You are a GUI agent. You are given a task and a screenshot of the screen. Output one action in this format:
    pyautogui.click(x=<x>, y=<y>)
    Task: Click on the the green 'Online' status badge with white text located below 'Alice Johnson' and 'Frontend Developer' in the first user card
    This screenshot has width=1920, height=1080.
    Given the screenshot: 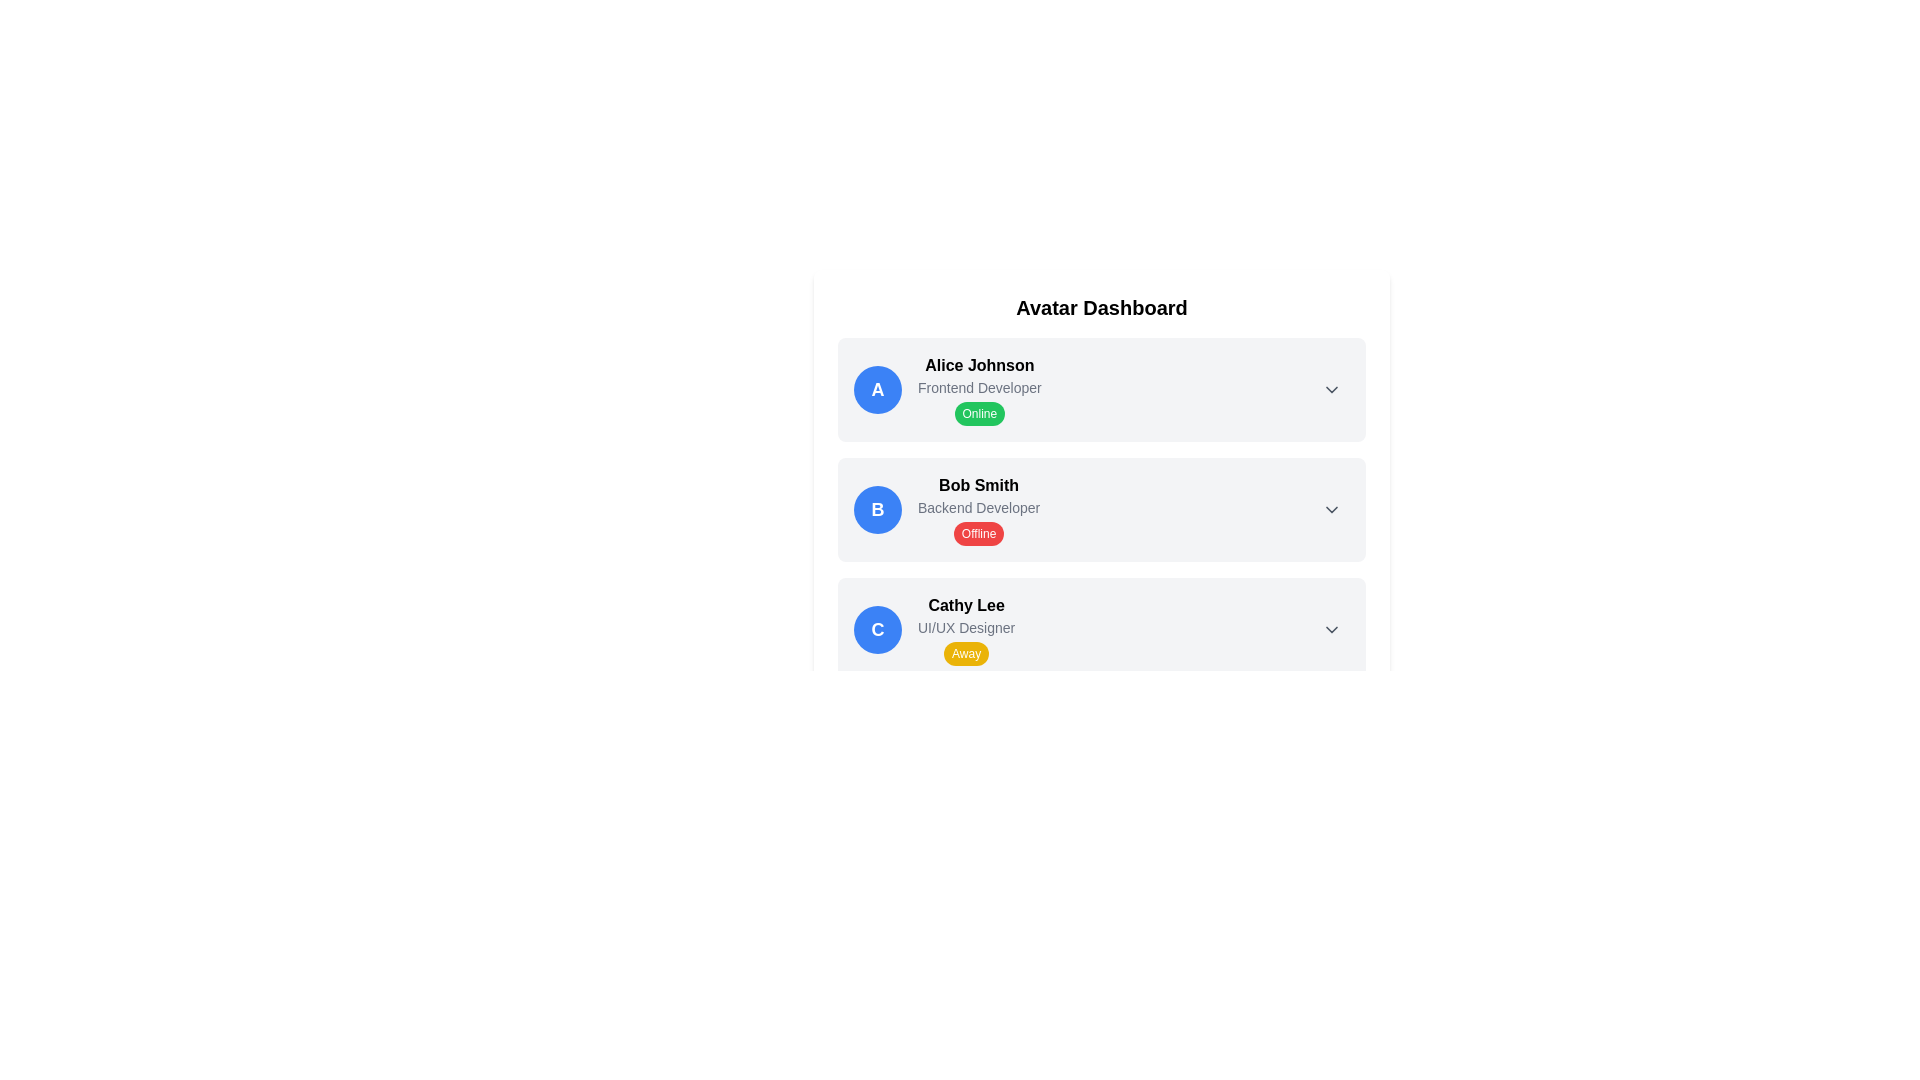 What is the action you would take?
    pyautogui.click(x=979, y=412)
    